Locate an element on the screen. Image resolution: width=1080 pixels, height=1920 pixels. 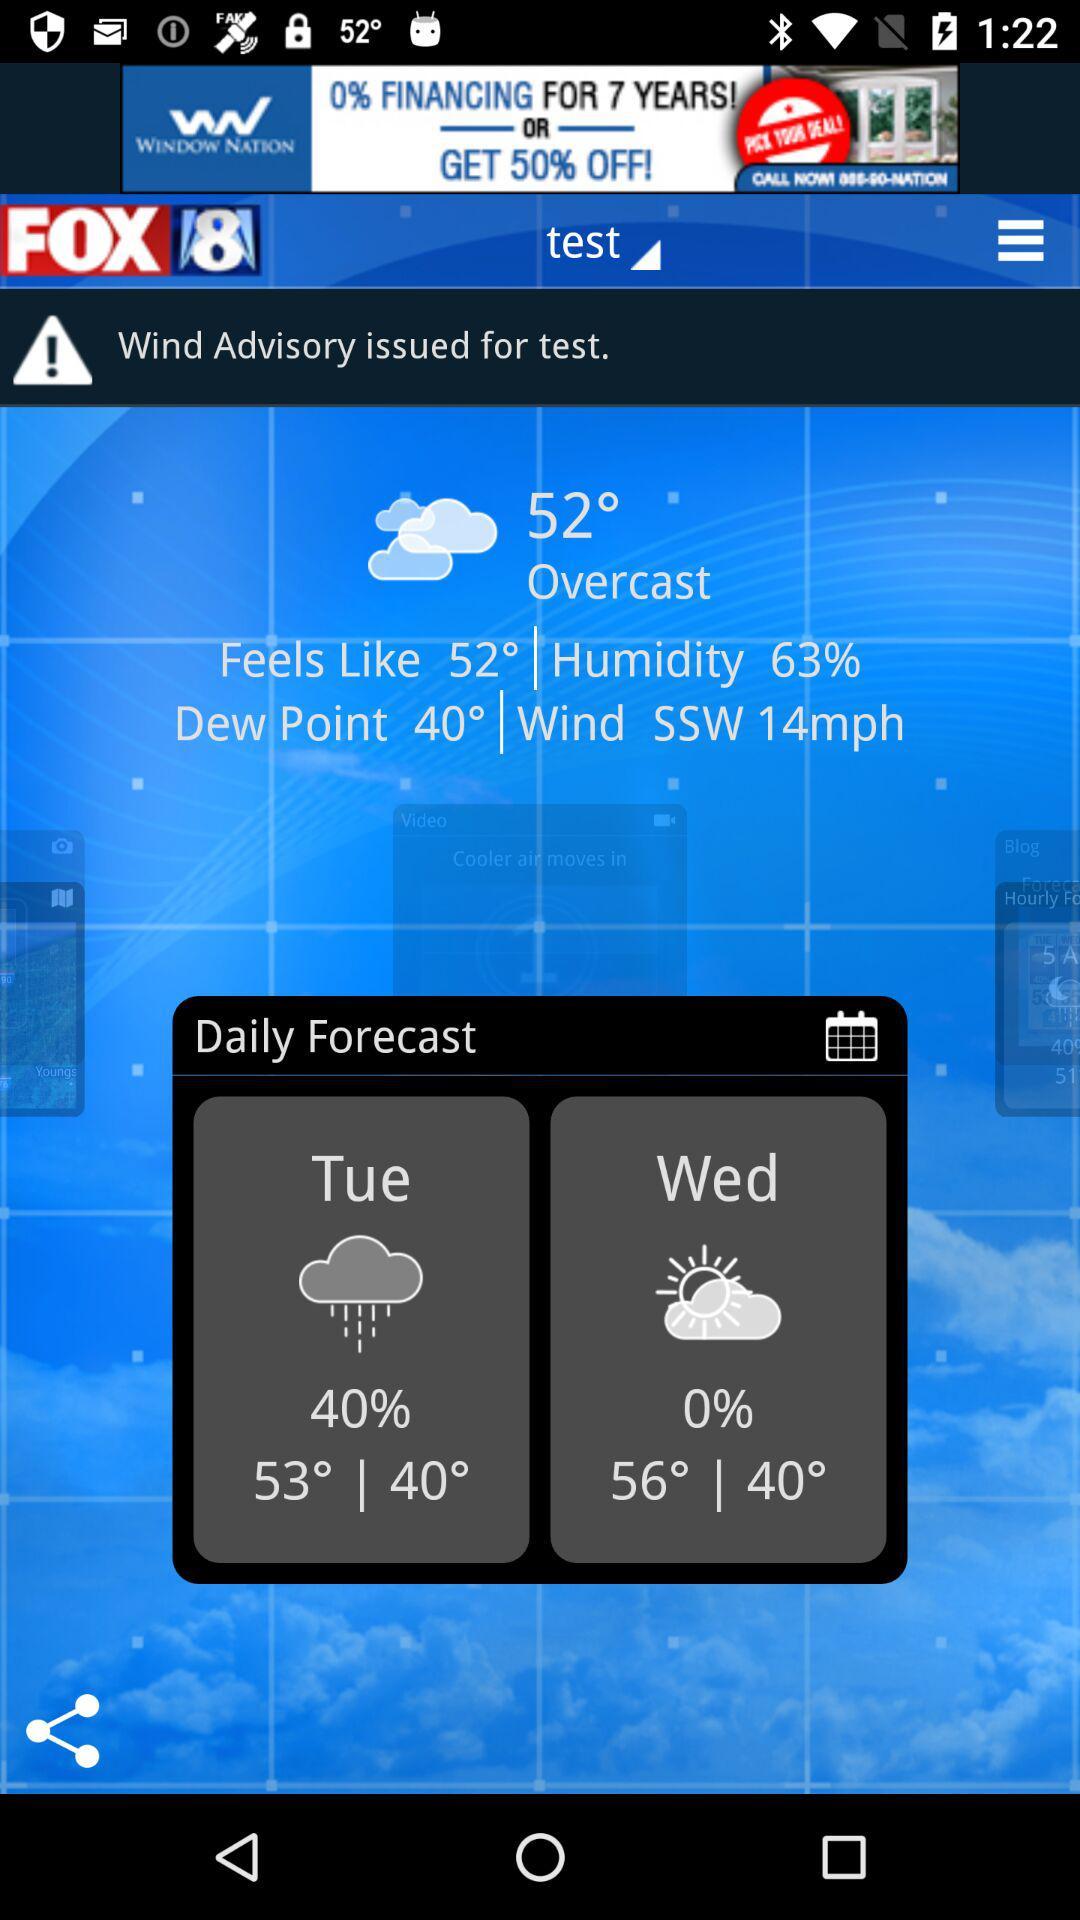
the sliders icon is located at coordinates (131, 240).